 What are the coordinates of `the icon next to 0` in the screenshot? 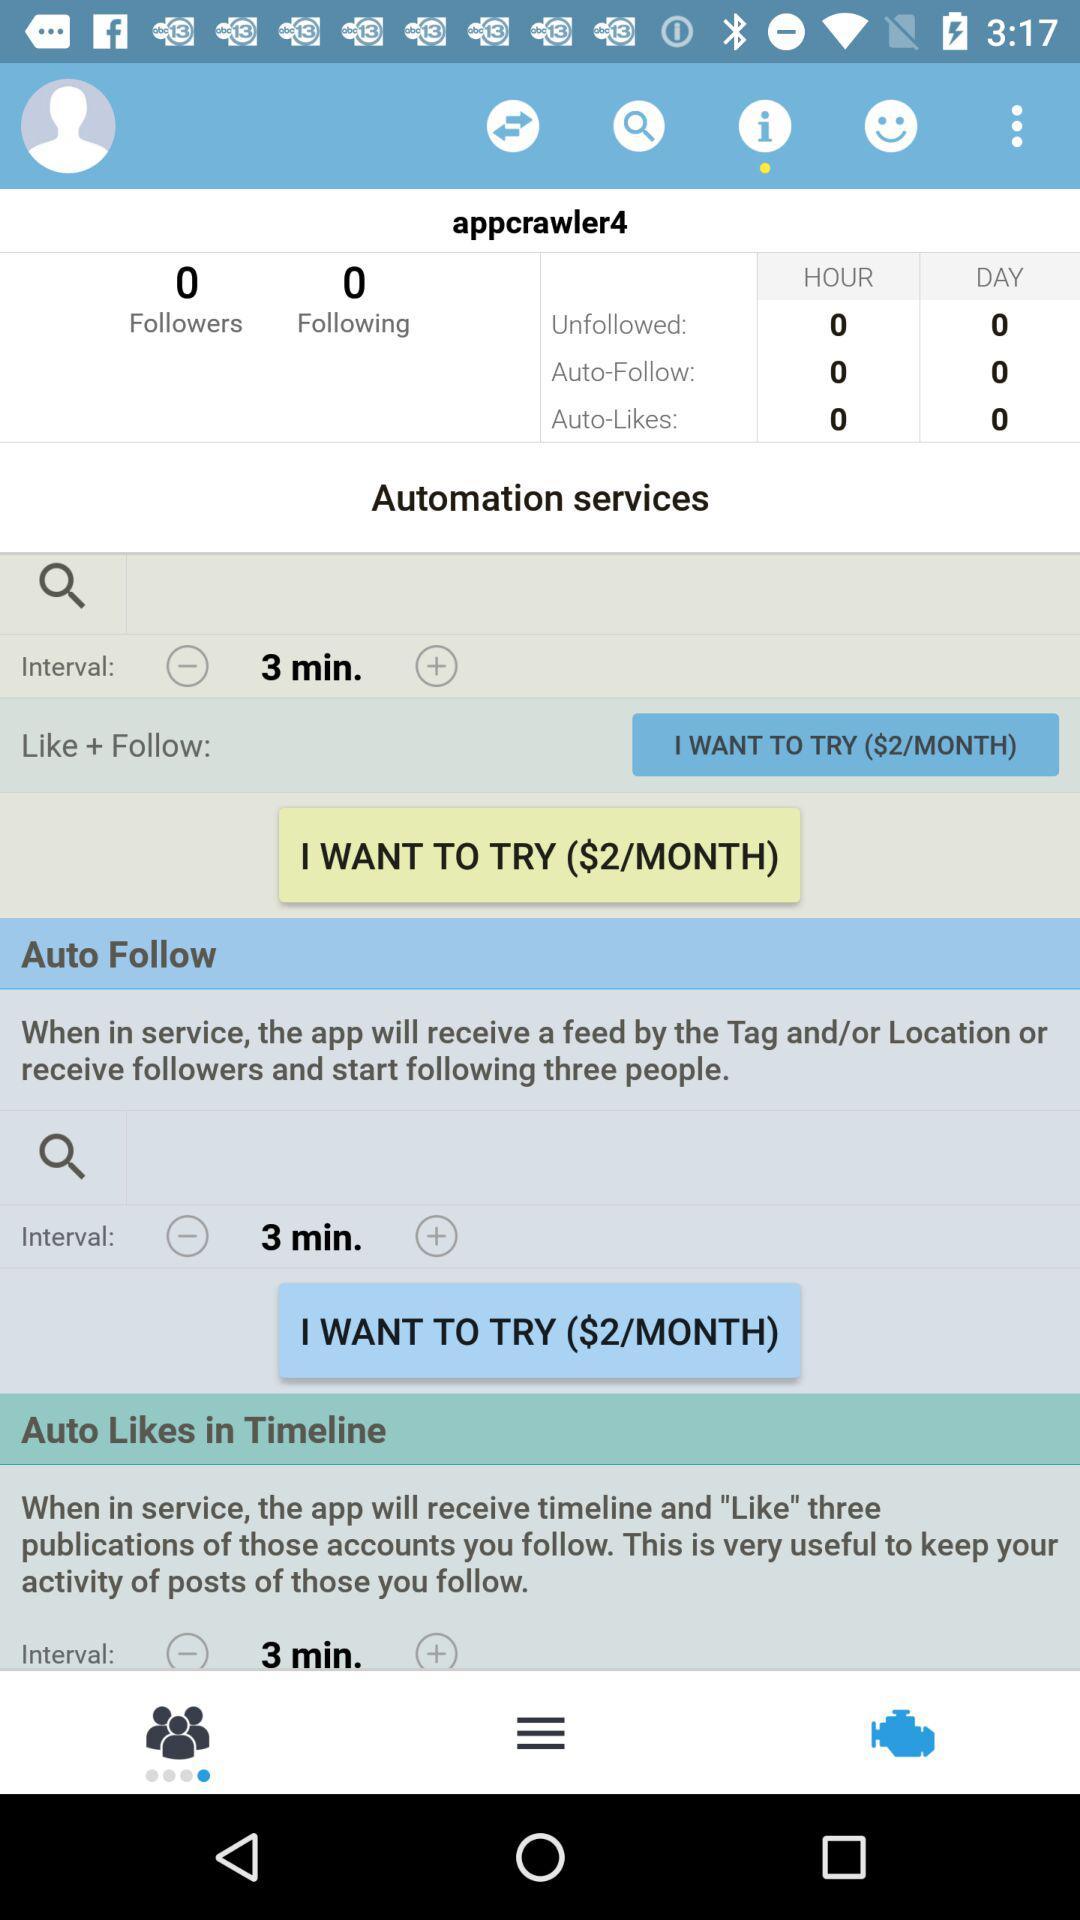 It's located at (352, 295).